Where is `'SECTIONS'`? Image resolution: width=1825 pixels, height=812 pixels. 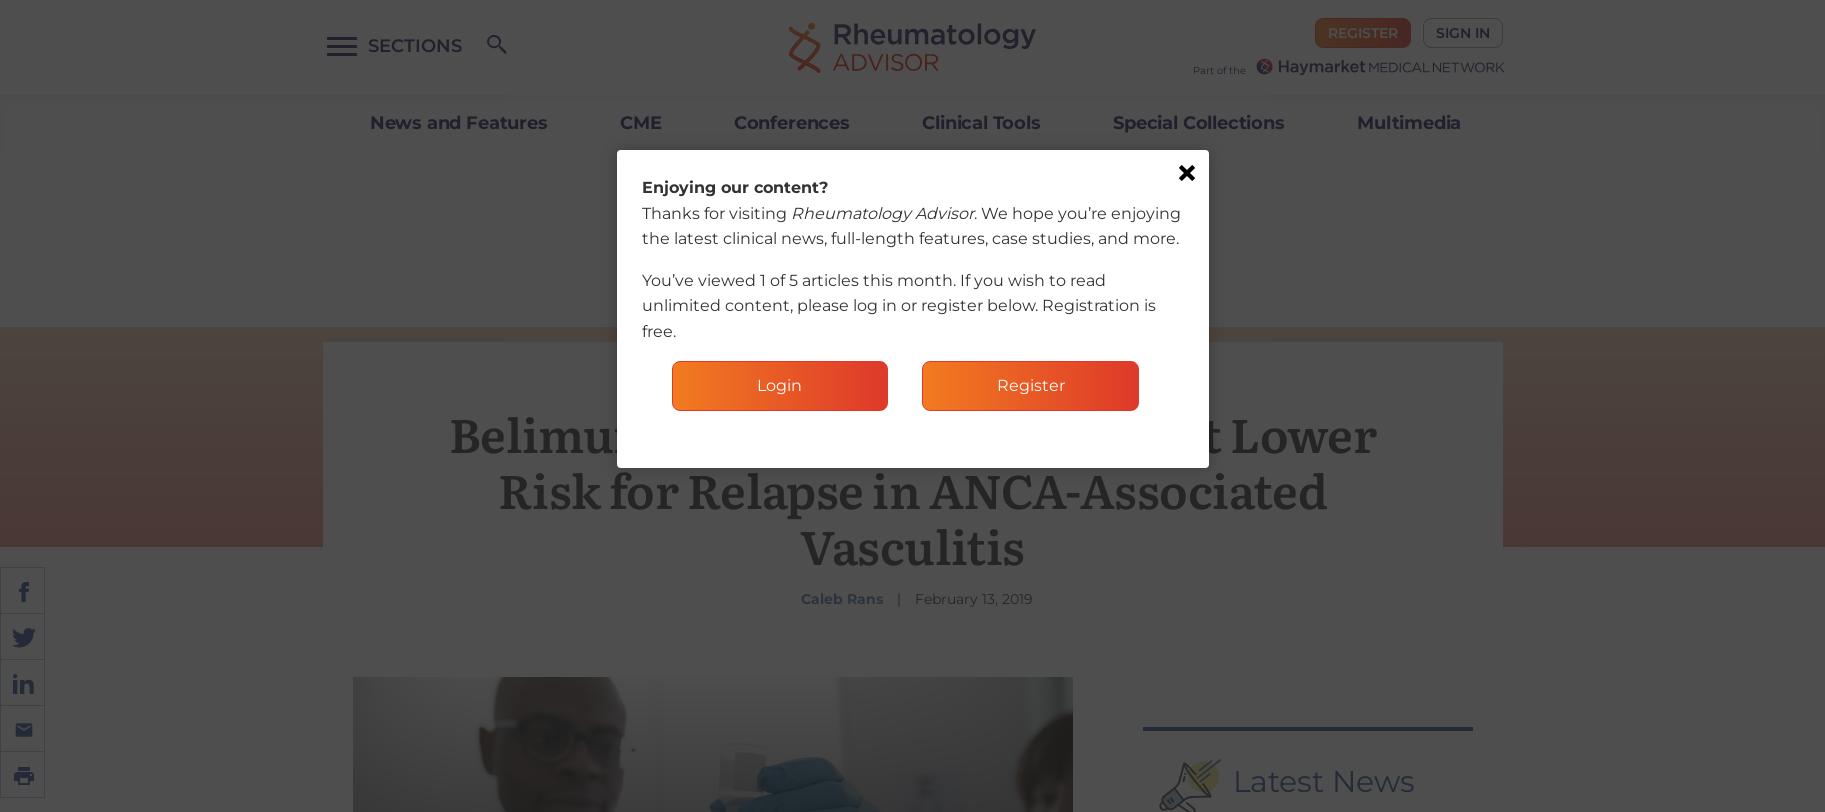
'SECTIONS' is located at coordinates (412, 46).